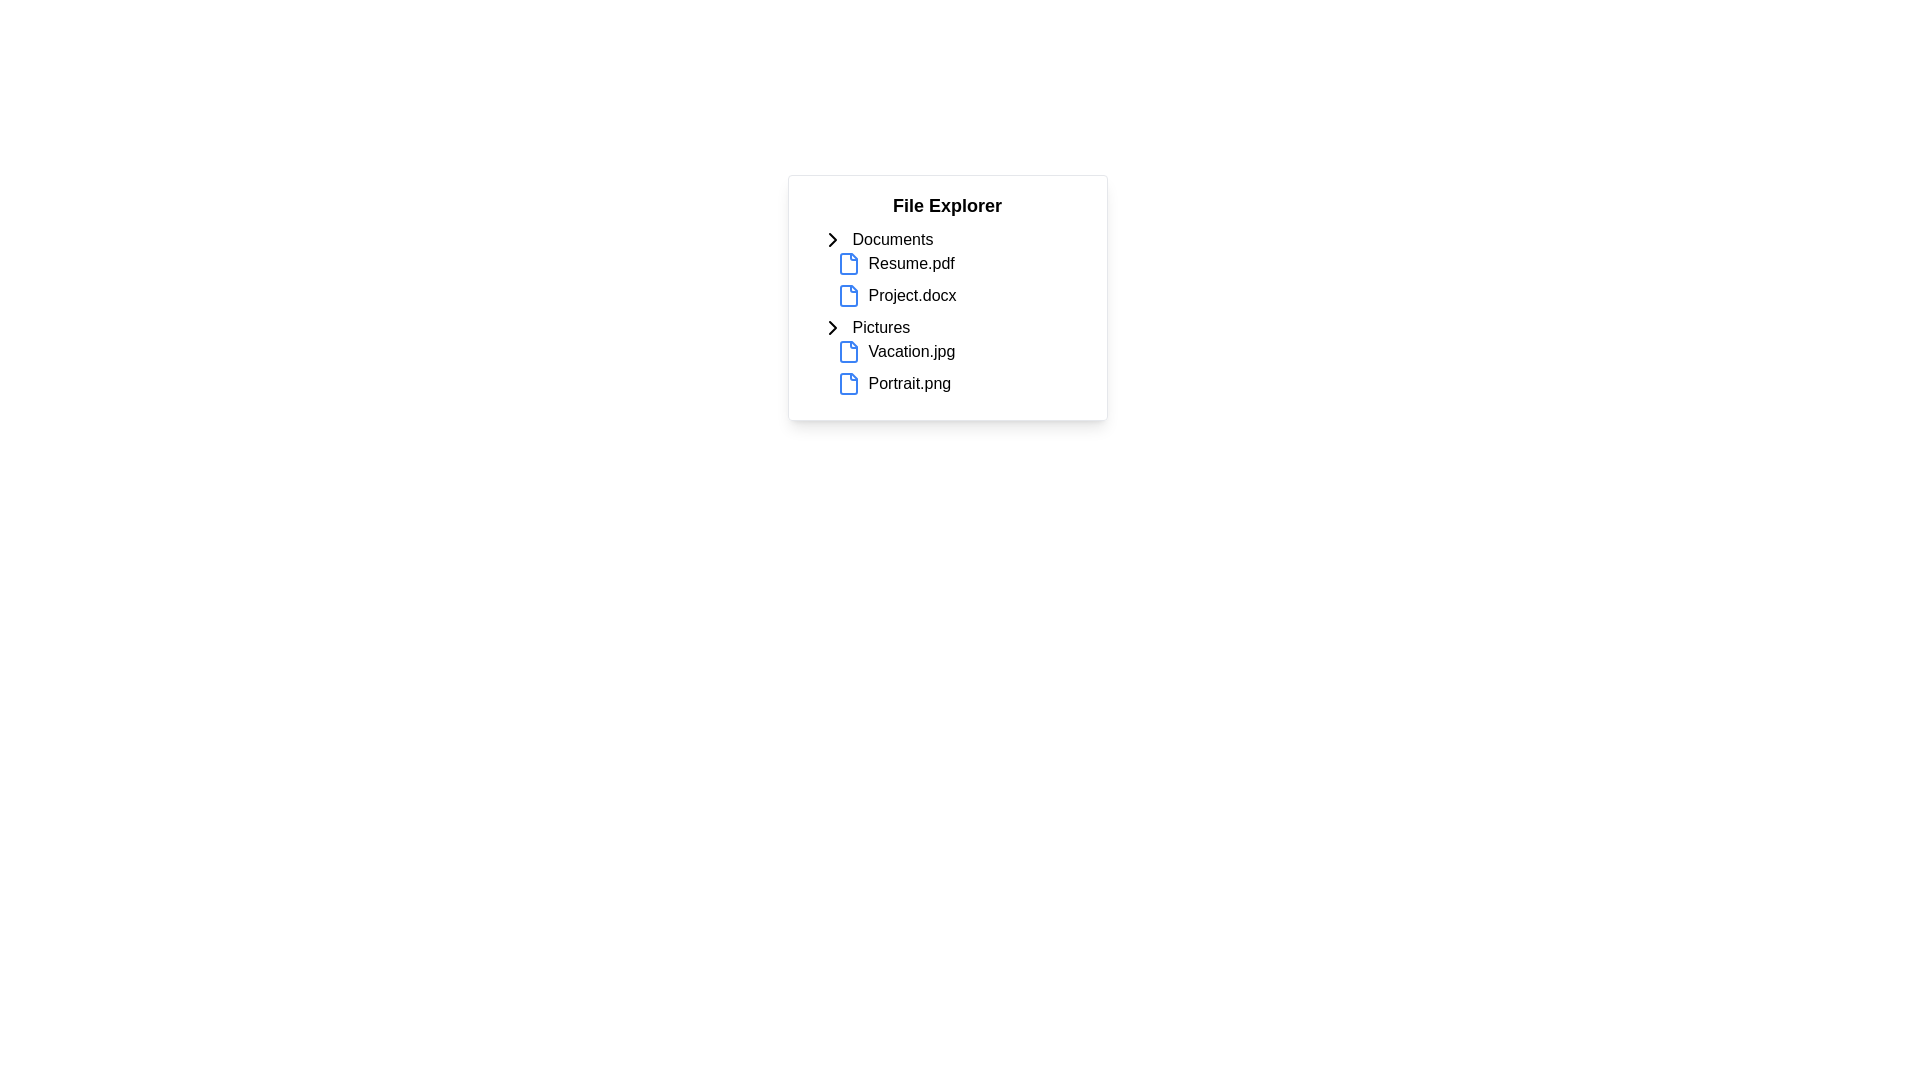 The height and width of the screenshot is (1080, 1920). What do you see at coordinates (946, 205) in the screenshot?
I see `the 'File Explorer' header element, which is a prominently styled text label located at the top of the file list interface` at bounding box center [946, 205].